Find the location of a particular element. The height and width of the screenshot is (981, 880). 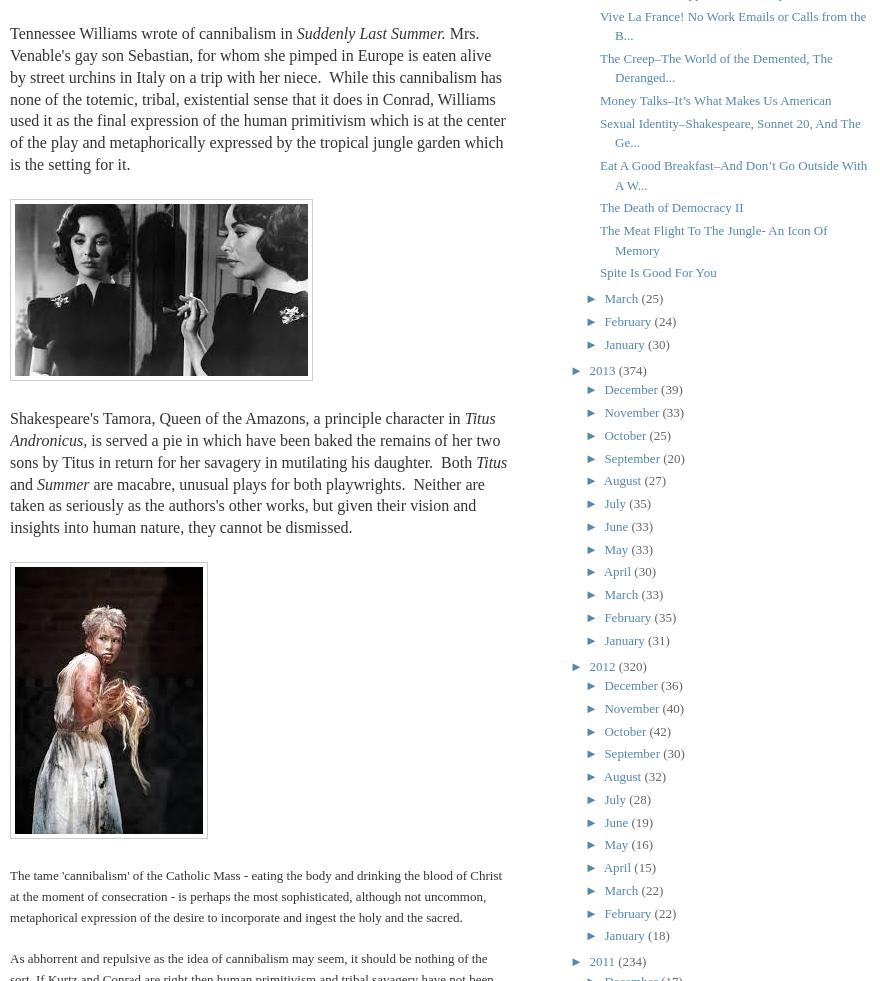

'Vive La France! No Work Emails or Calls from the B...' is located at coordinates (598, 24).